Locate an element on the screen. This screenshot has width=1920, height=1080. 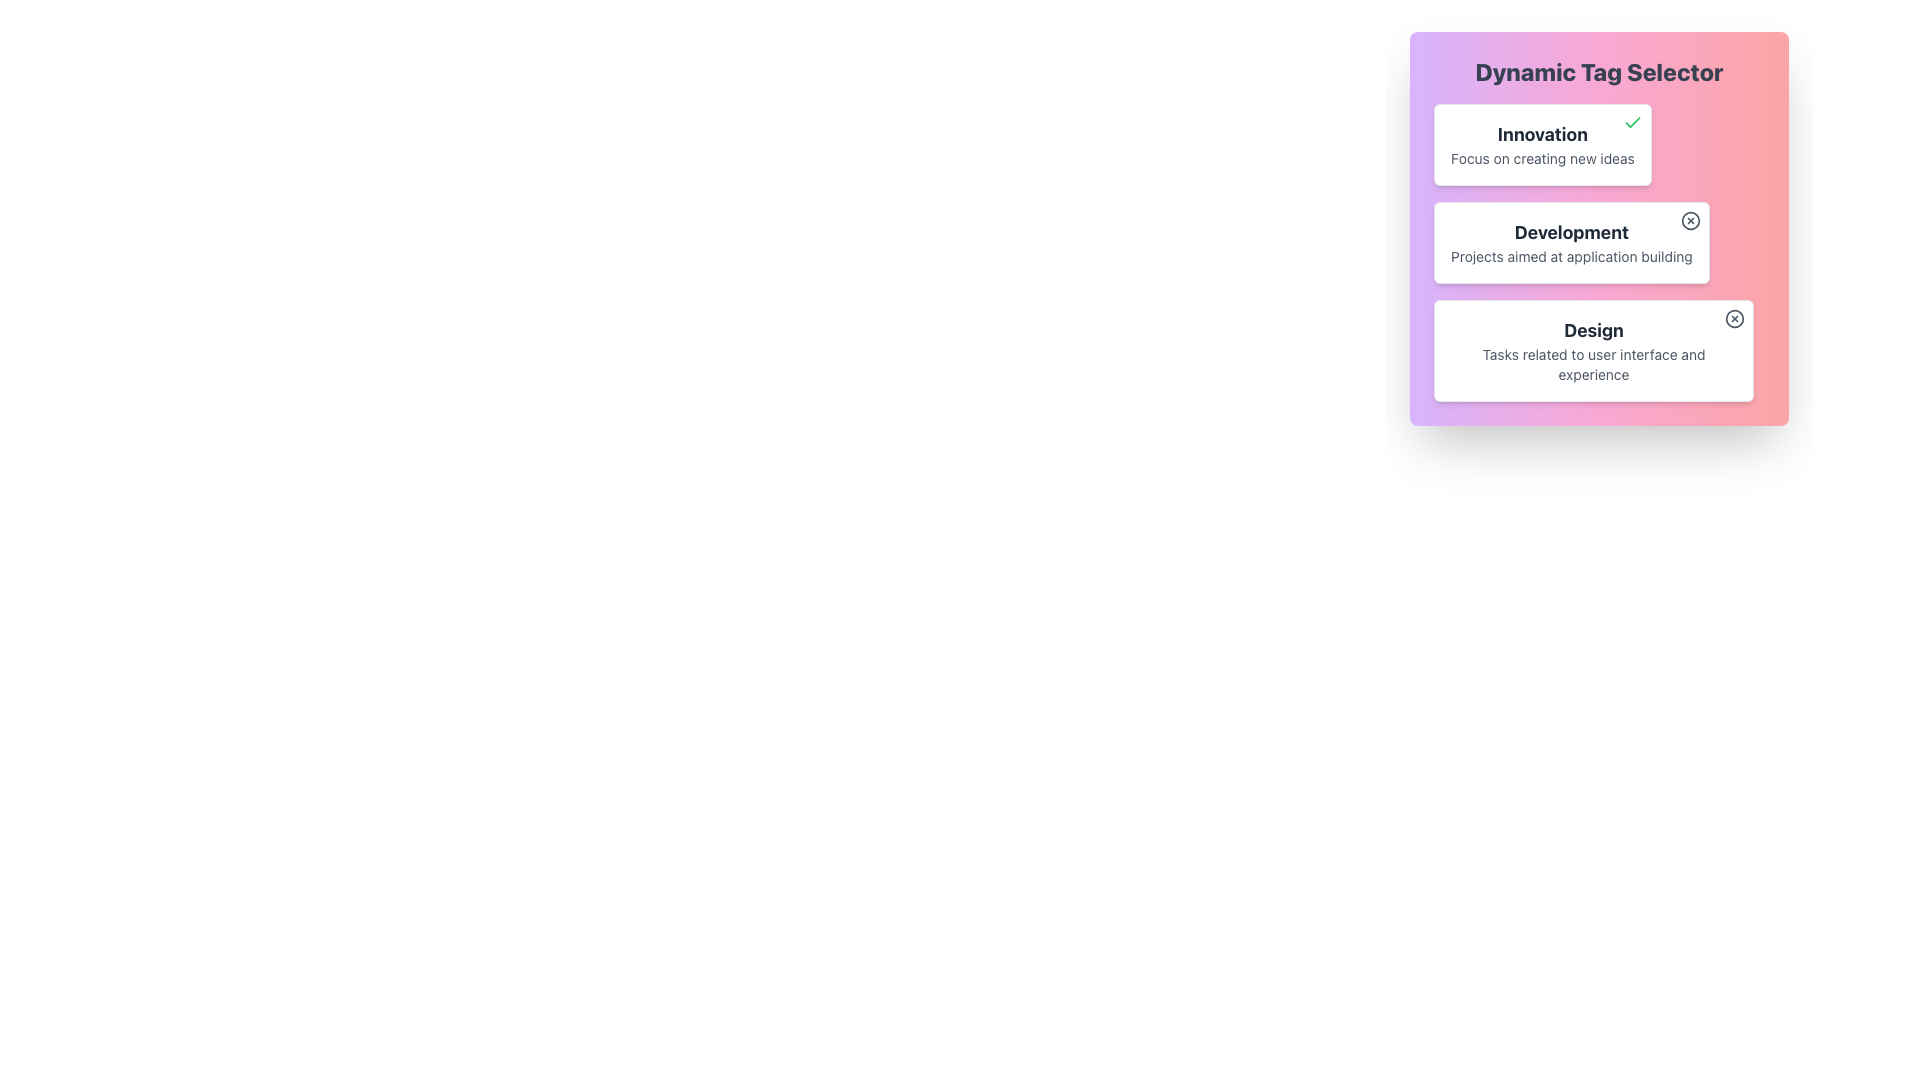
the descriptive label containing the text 'Tasks related to user interface and experience', which is styled in light gray and positioned below the bold header 'Design' is located at coordinates (1592, 365).